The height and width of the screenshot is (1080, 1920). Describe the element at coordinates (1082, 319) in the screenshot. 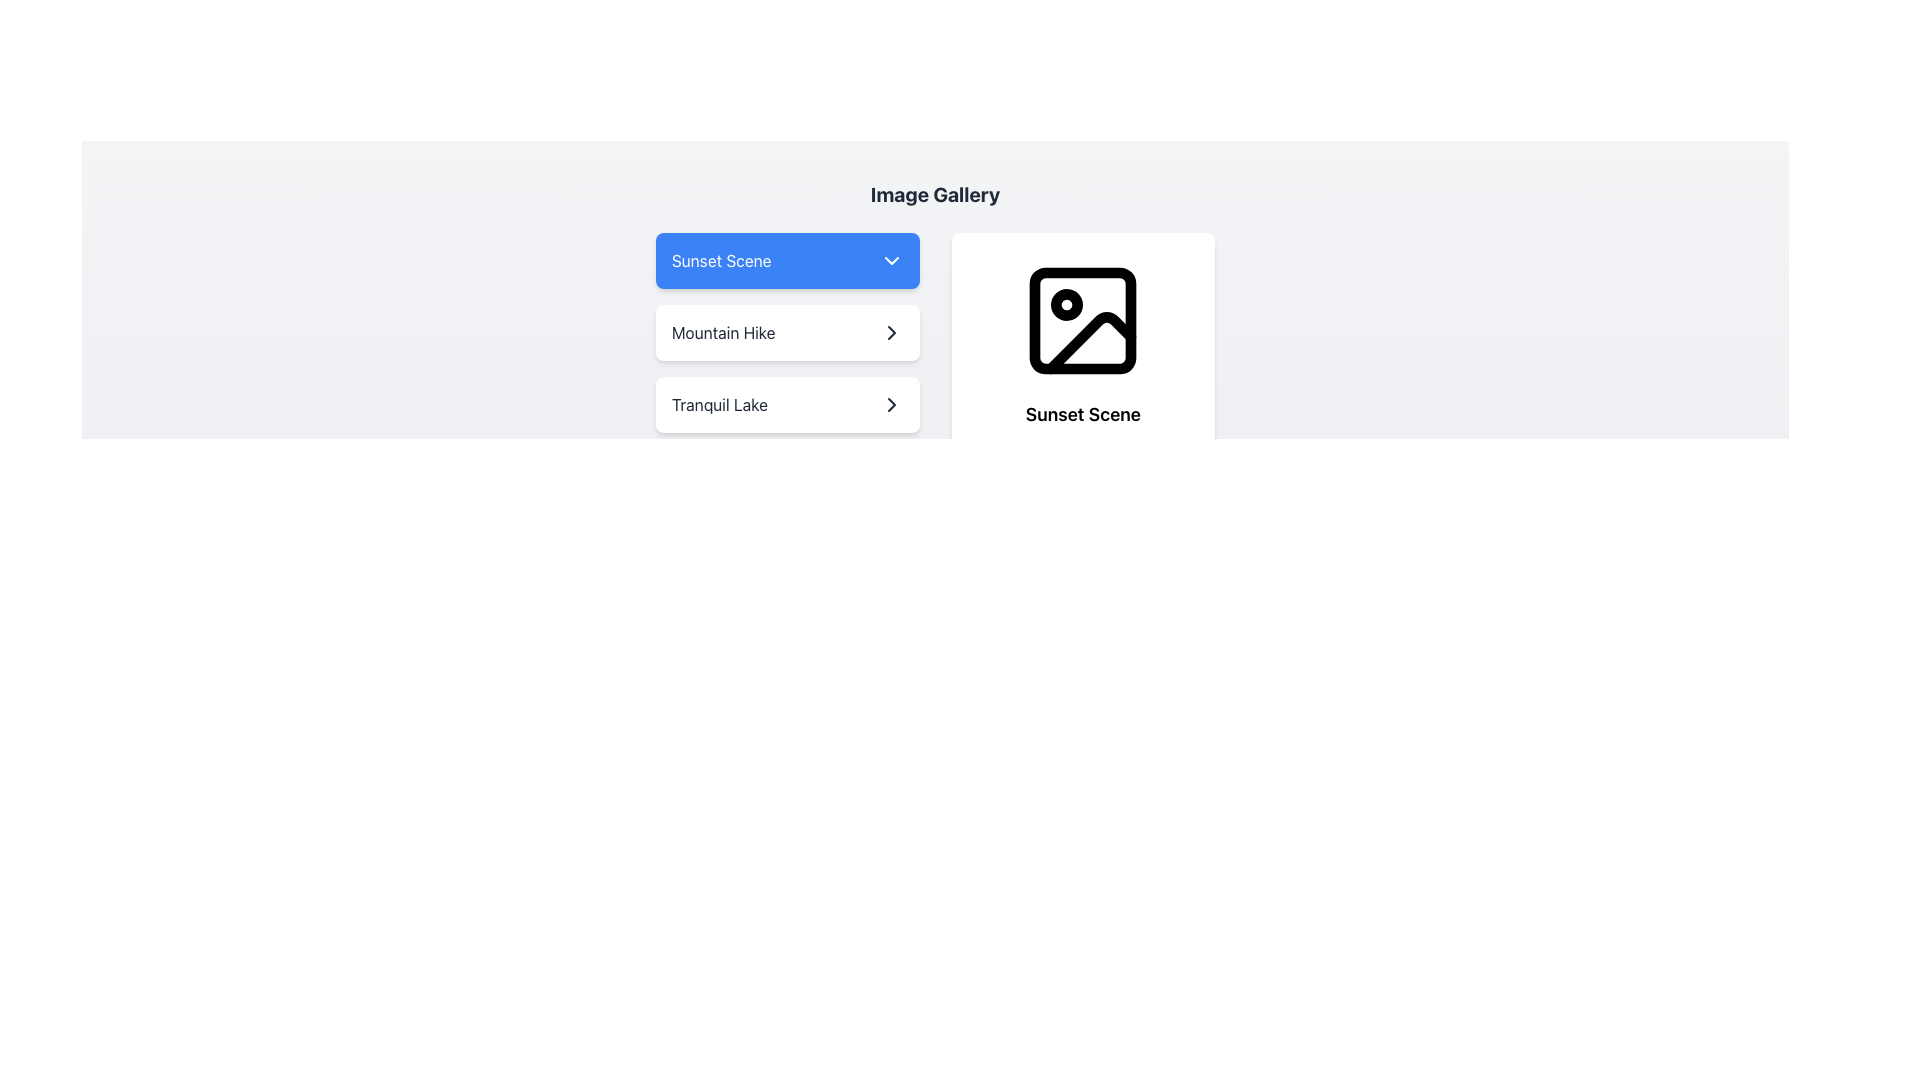

I see `the scenic view icon located centrally above the text 'Sunset Scene' and 'Beautiful sunset at the beach.' in the card interface` at that location.